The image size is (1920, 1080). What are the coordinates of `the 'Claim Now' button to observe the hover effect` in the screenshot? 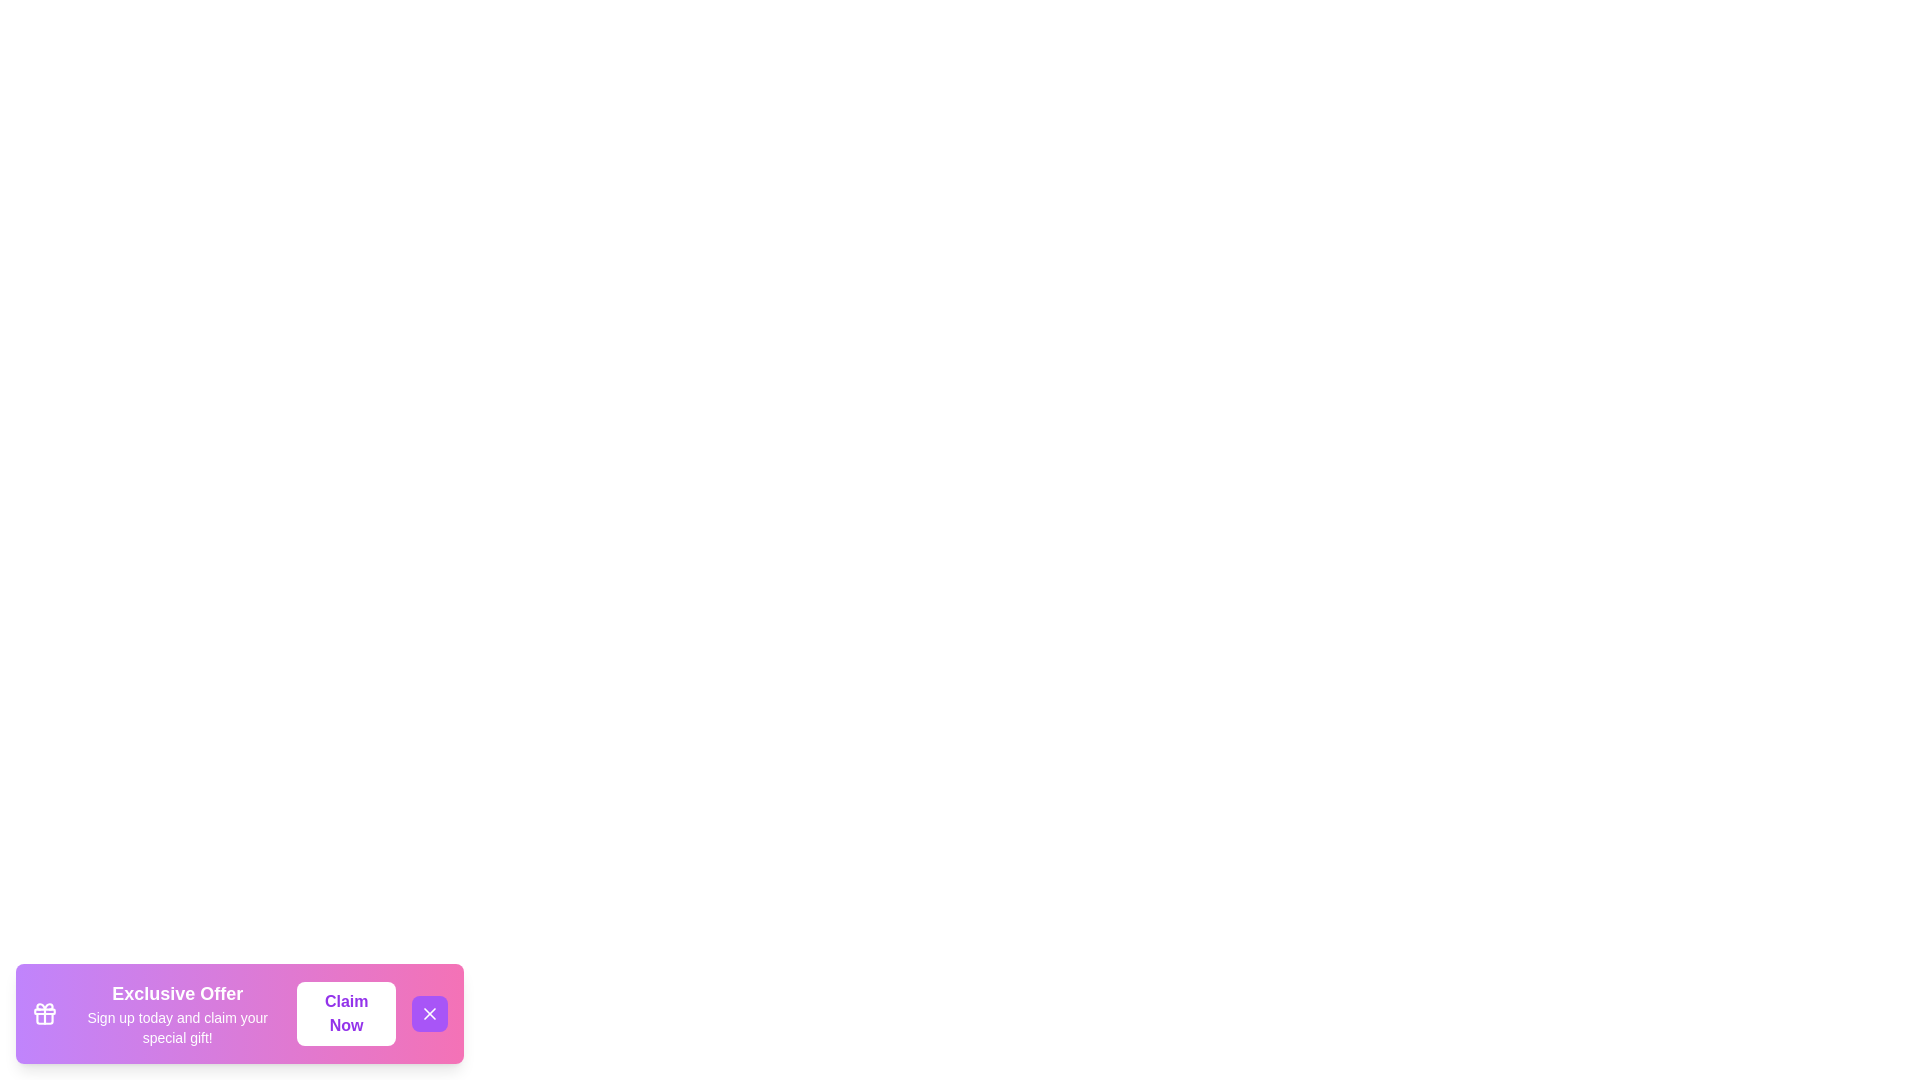 It's located at (346, 1014).